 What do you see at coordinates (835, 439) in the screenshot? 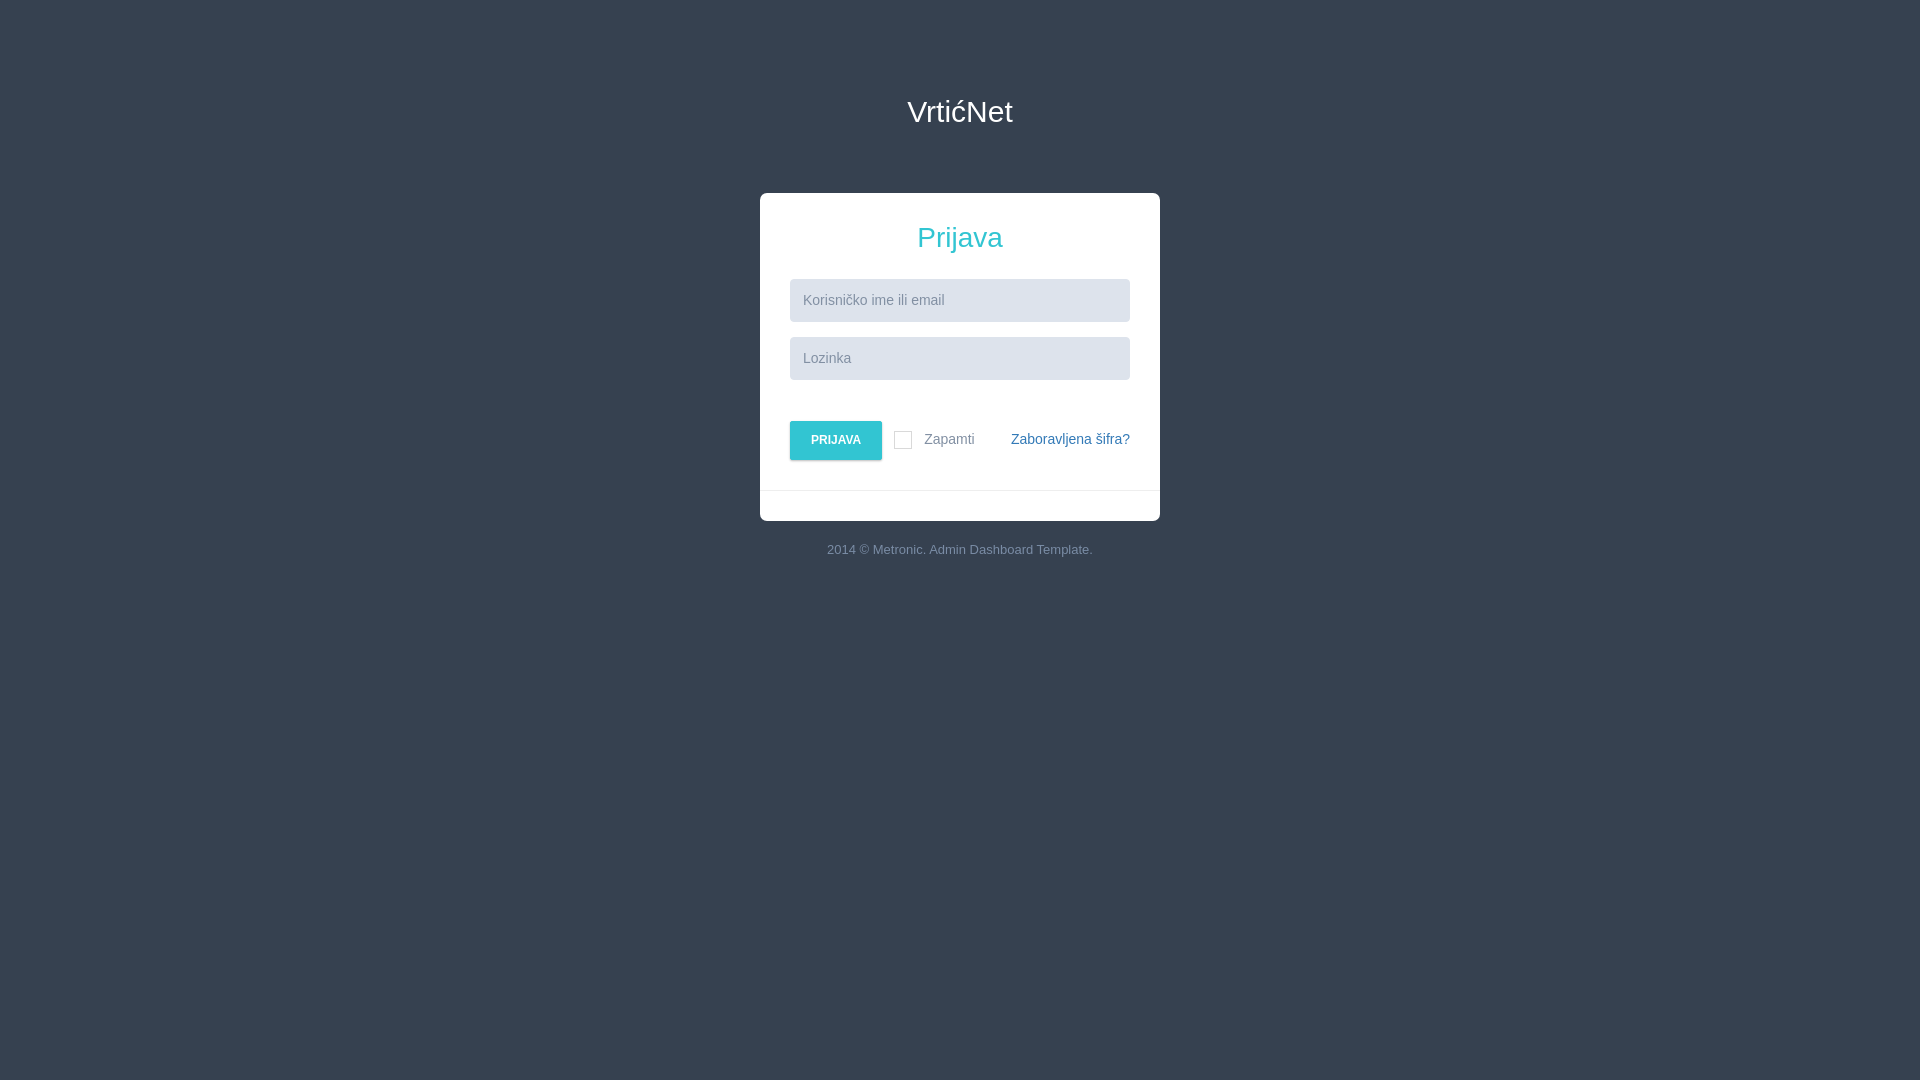
I see `'PRIJAVA'` at bounding box center [835, 439].